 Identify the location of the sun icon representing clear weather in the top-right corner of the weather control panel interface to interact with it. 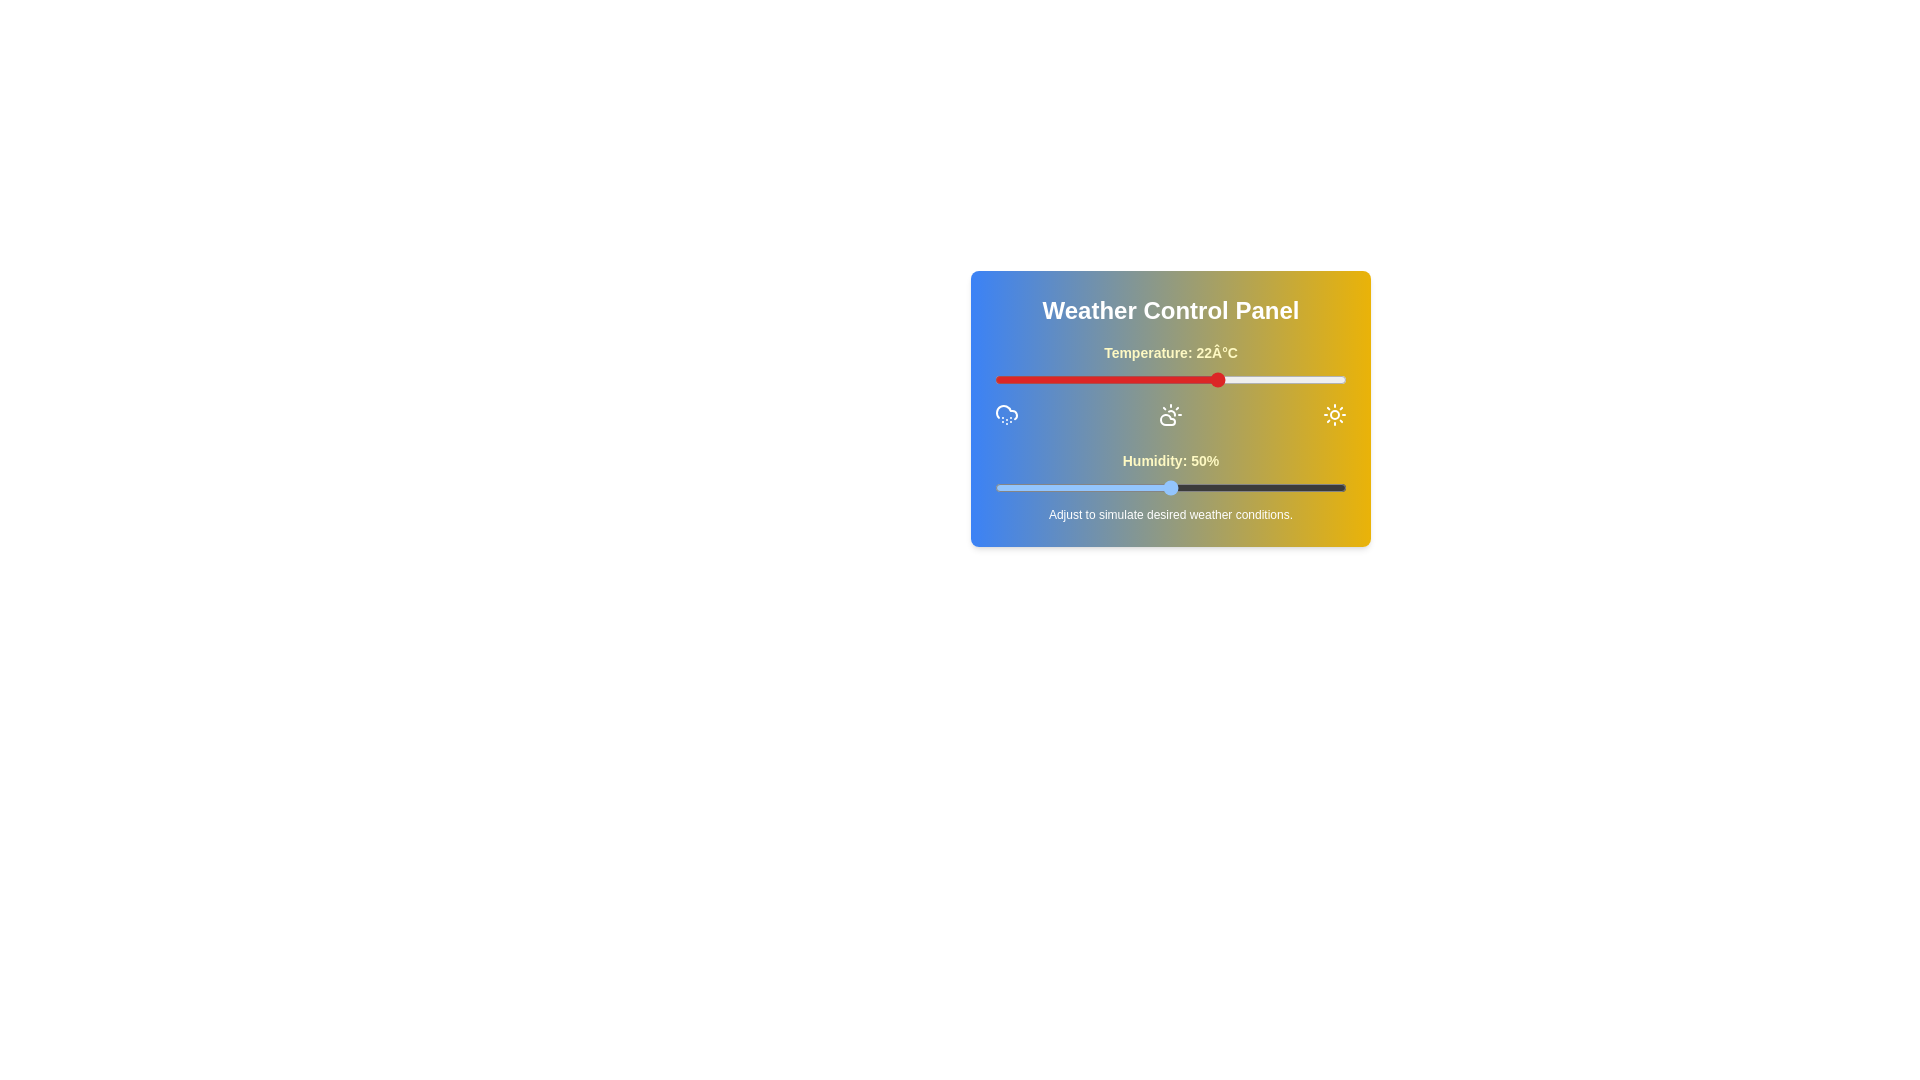
(1334, 414).